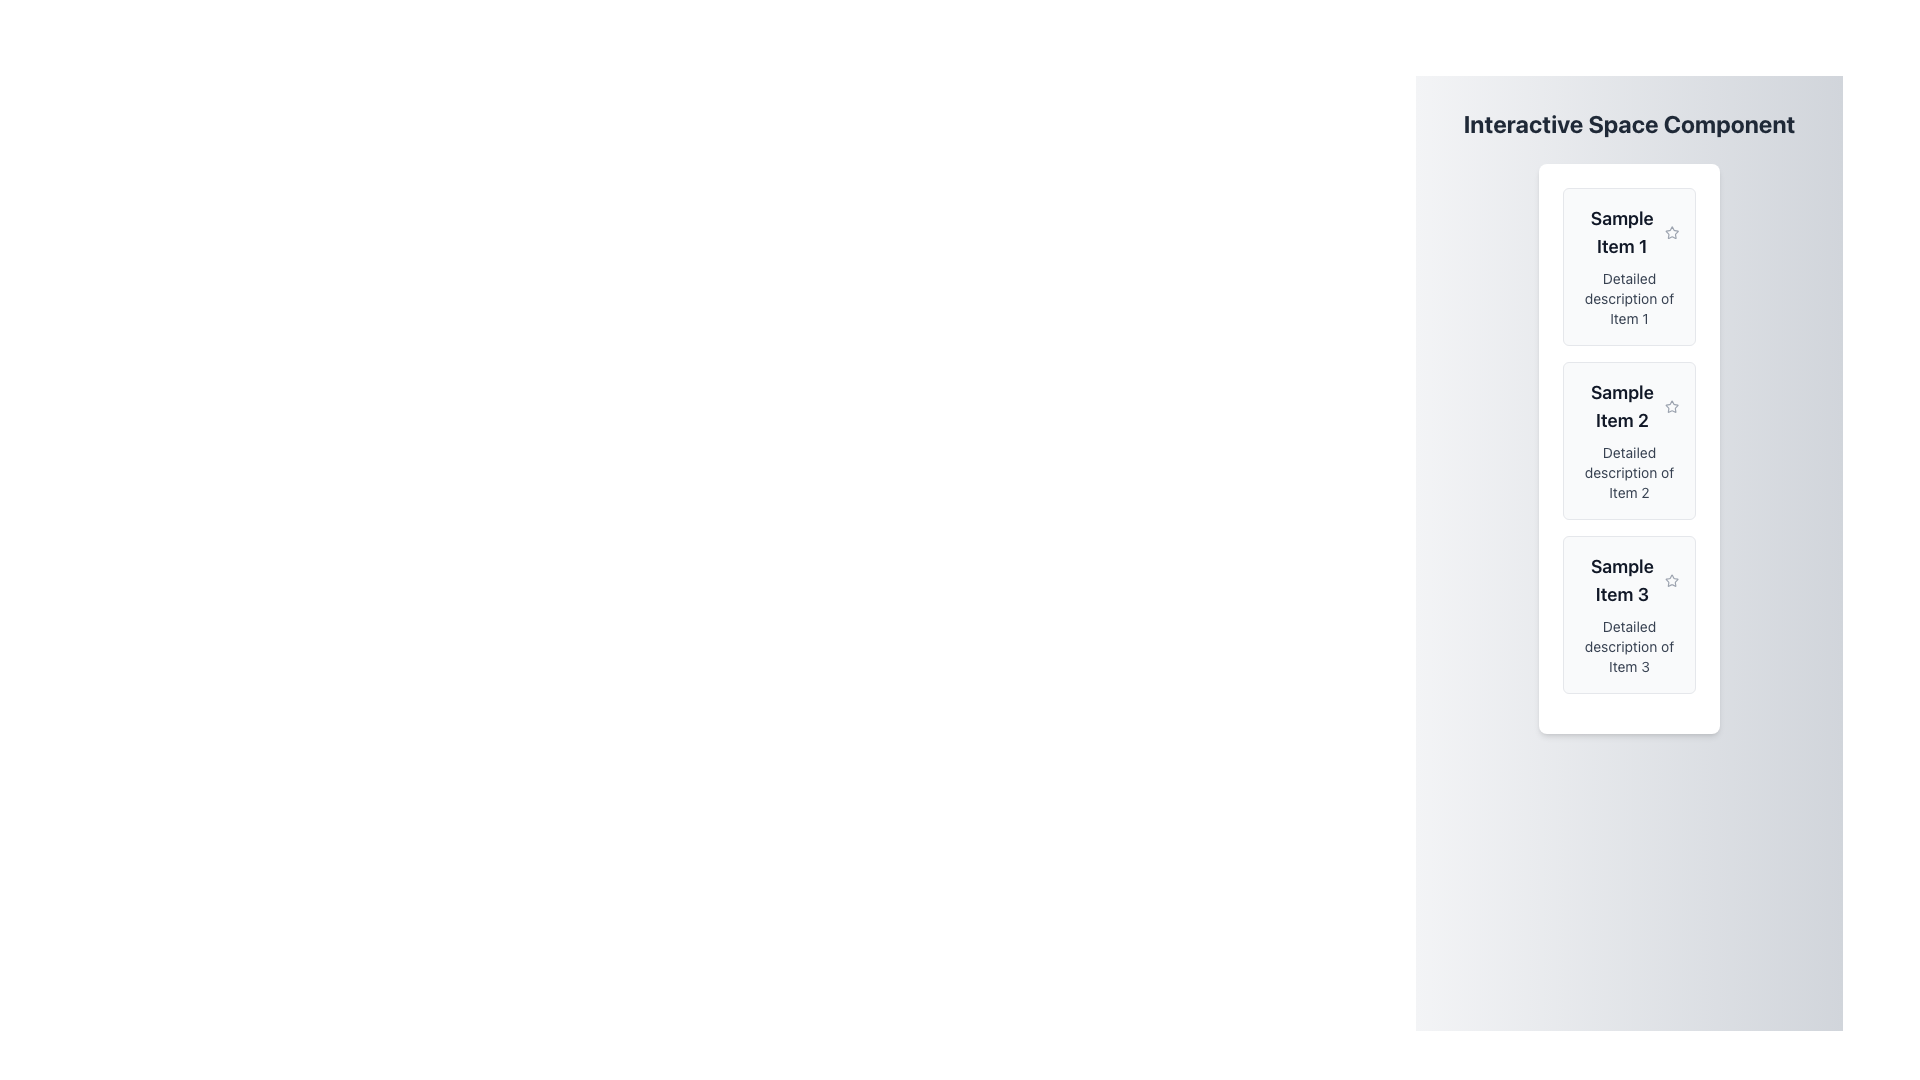 The width and height of the screenshot is (1920, 1080). What do you see at coordinates (1672, 580) in the screenshot?
I see `the third star icon associated with 'Sample Item 3'` at bounding box center [1672, 580].